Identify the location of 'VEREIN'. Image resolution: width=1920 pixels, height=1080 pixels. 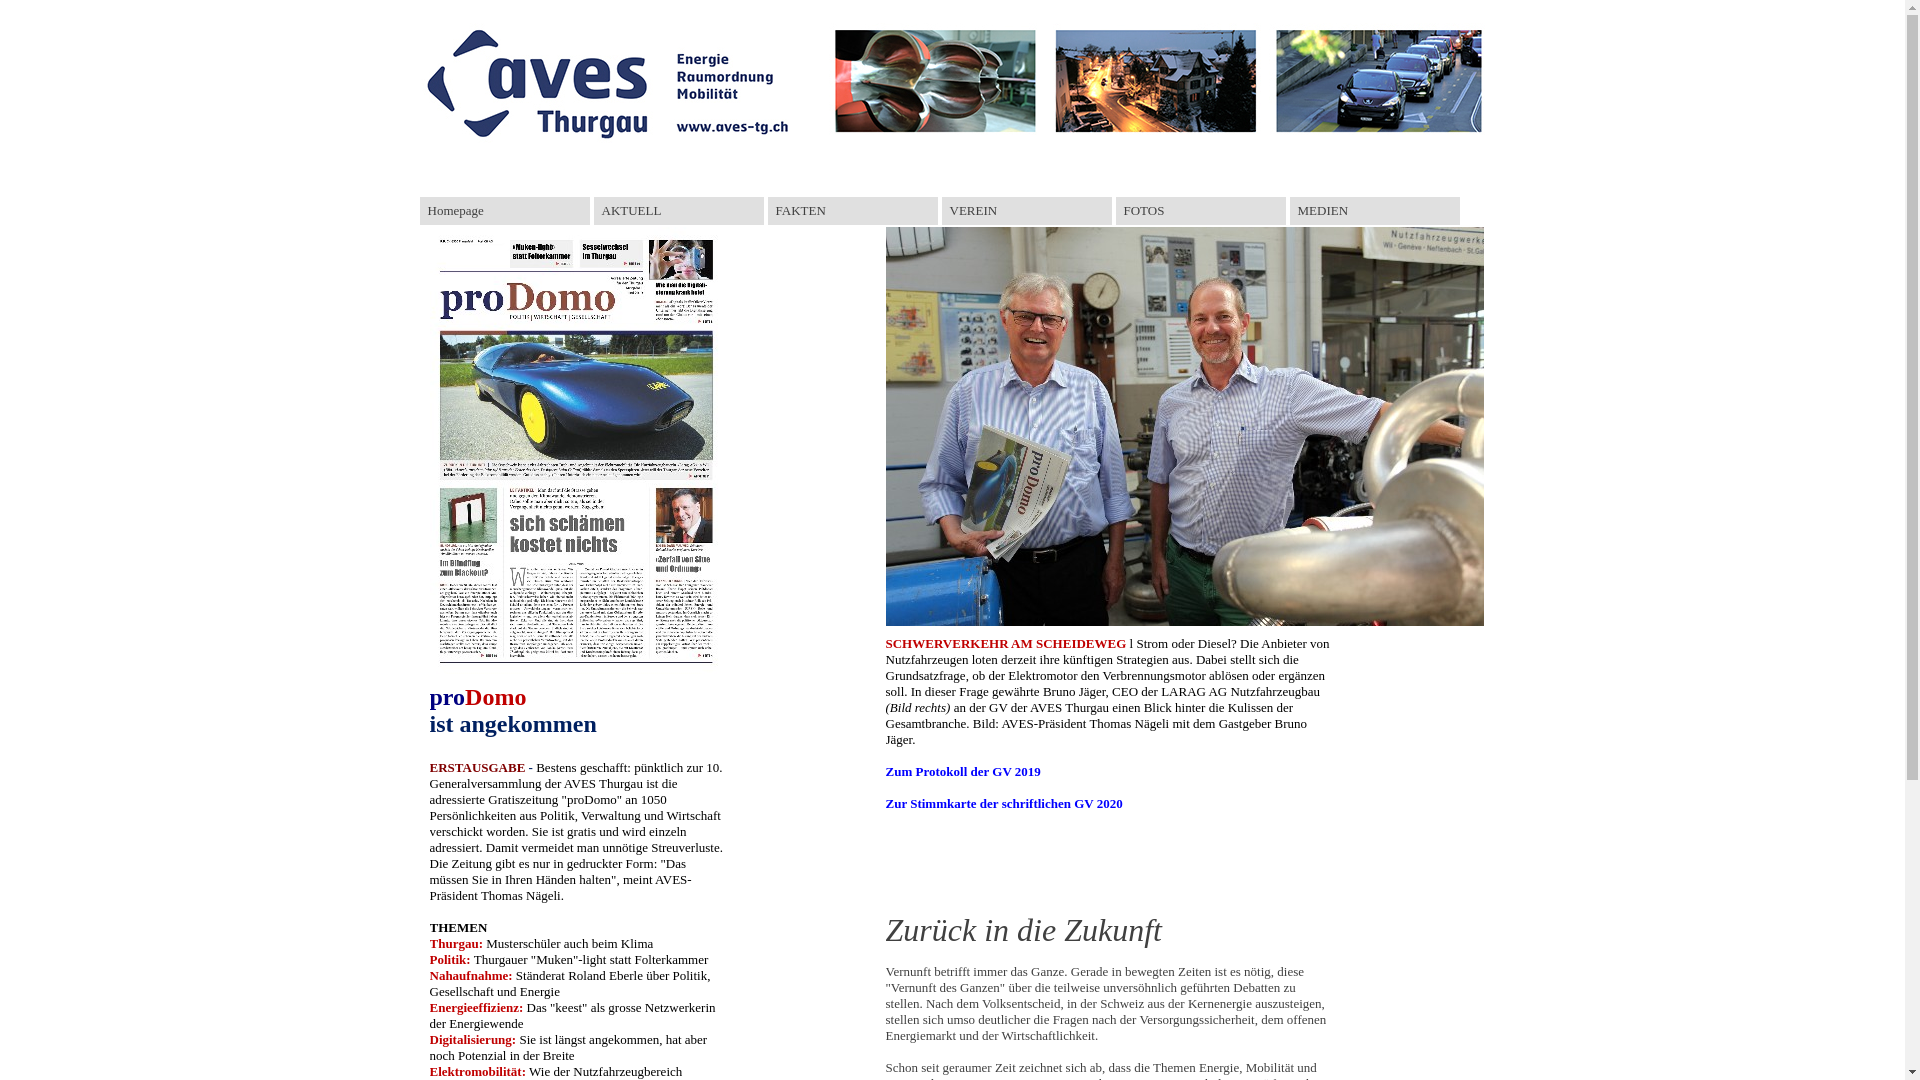
(1027, 211).